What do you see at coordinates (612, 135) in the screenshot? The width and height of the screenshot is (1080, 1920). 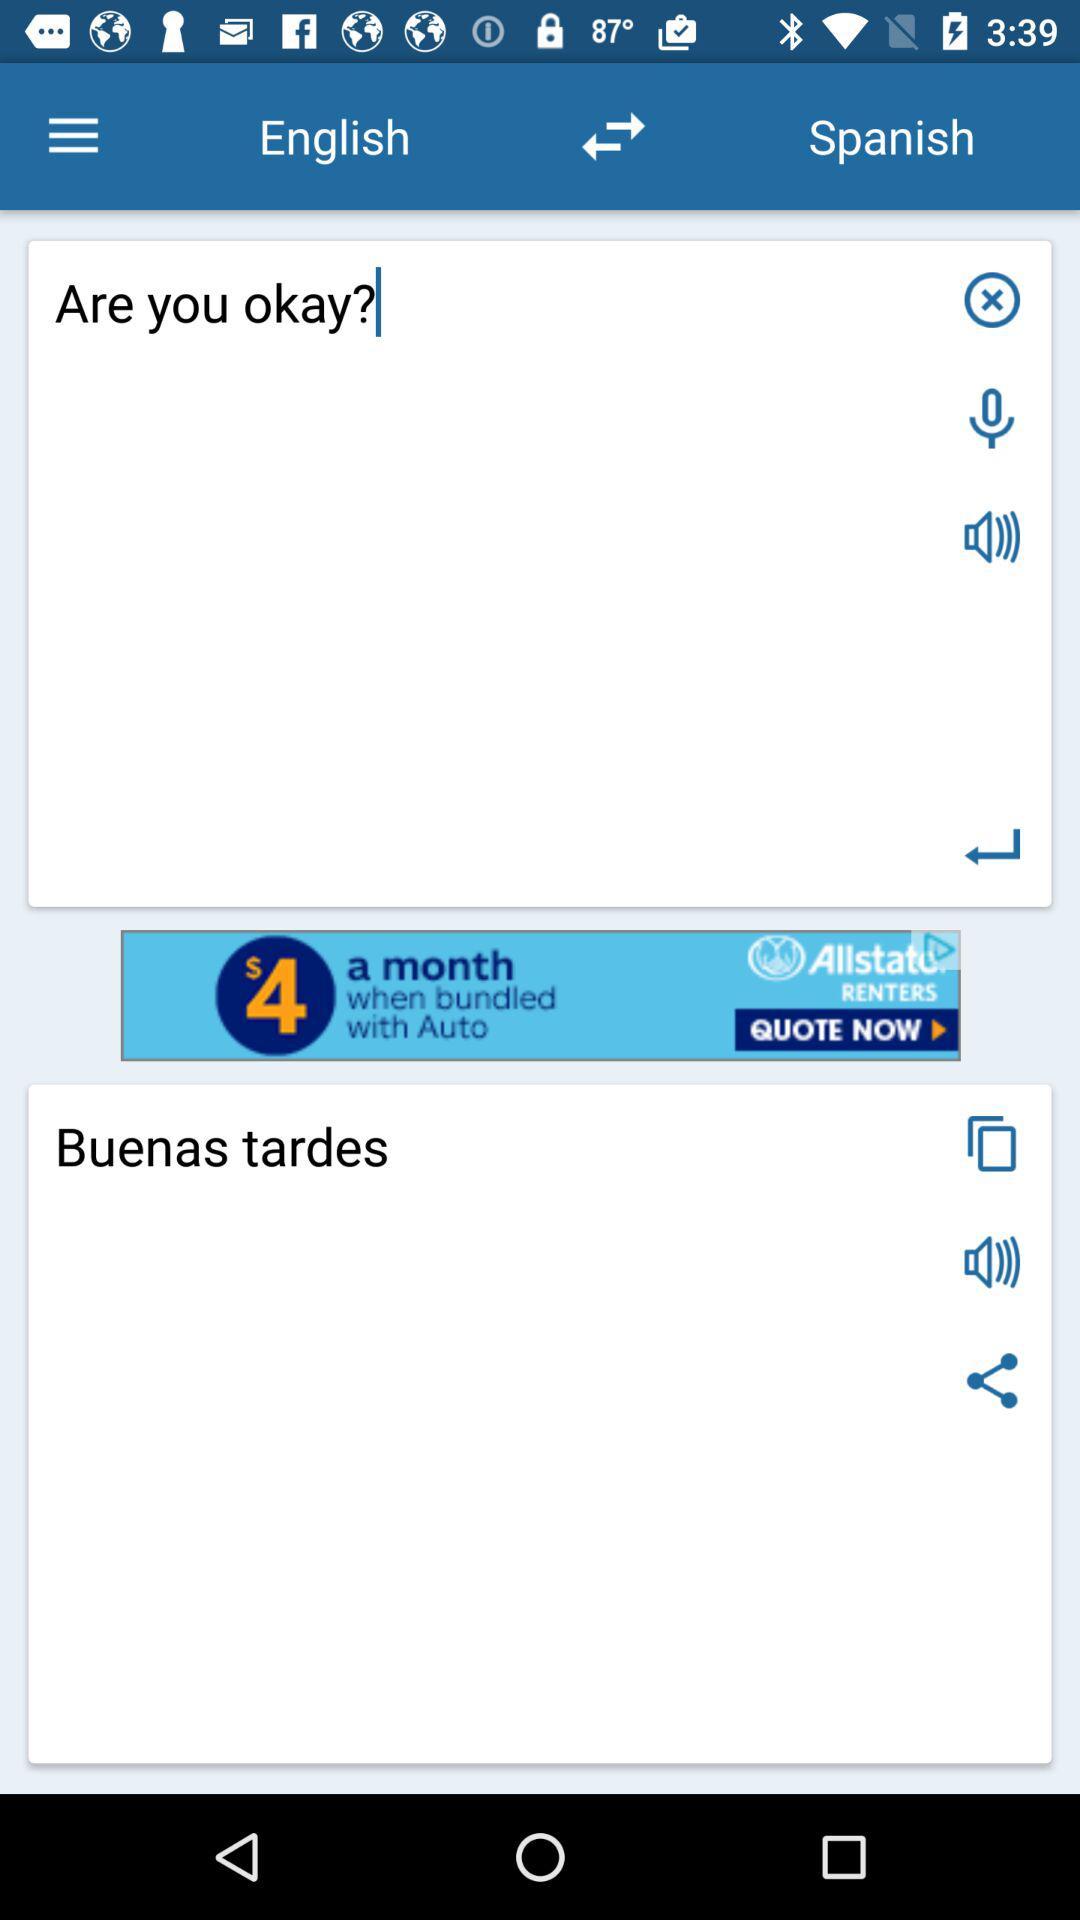 I see `refresh` at bounding box center [612, 135].